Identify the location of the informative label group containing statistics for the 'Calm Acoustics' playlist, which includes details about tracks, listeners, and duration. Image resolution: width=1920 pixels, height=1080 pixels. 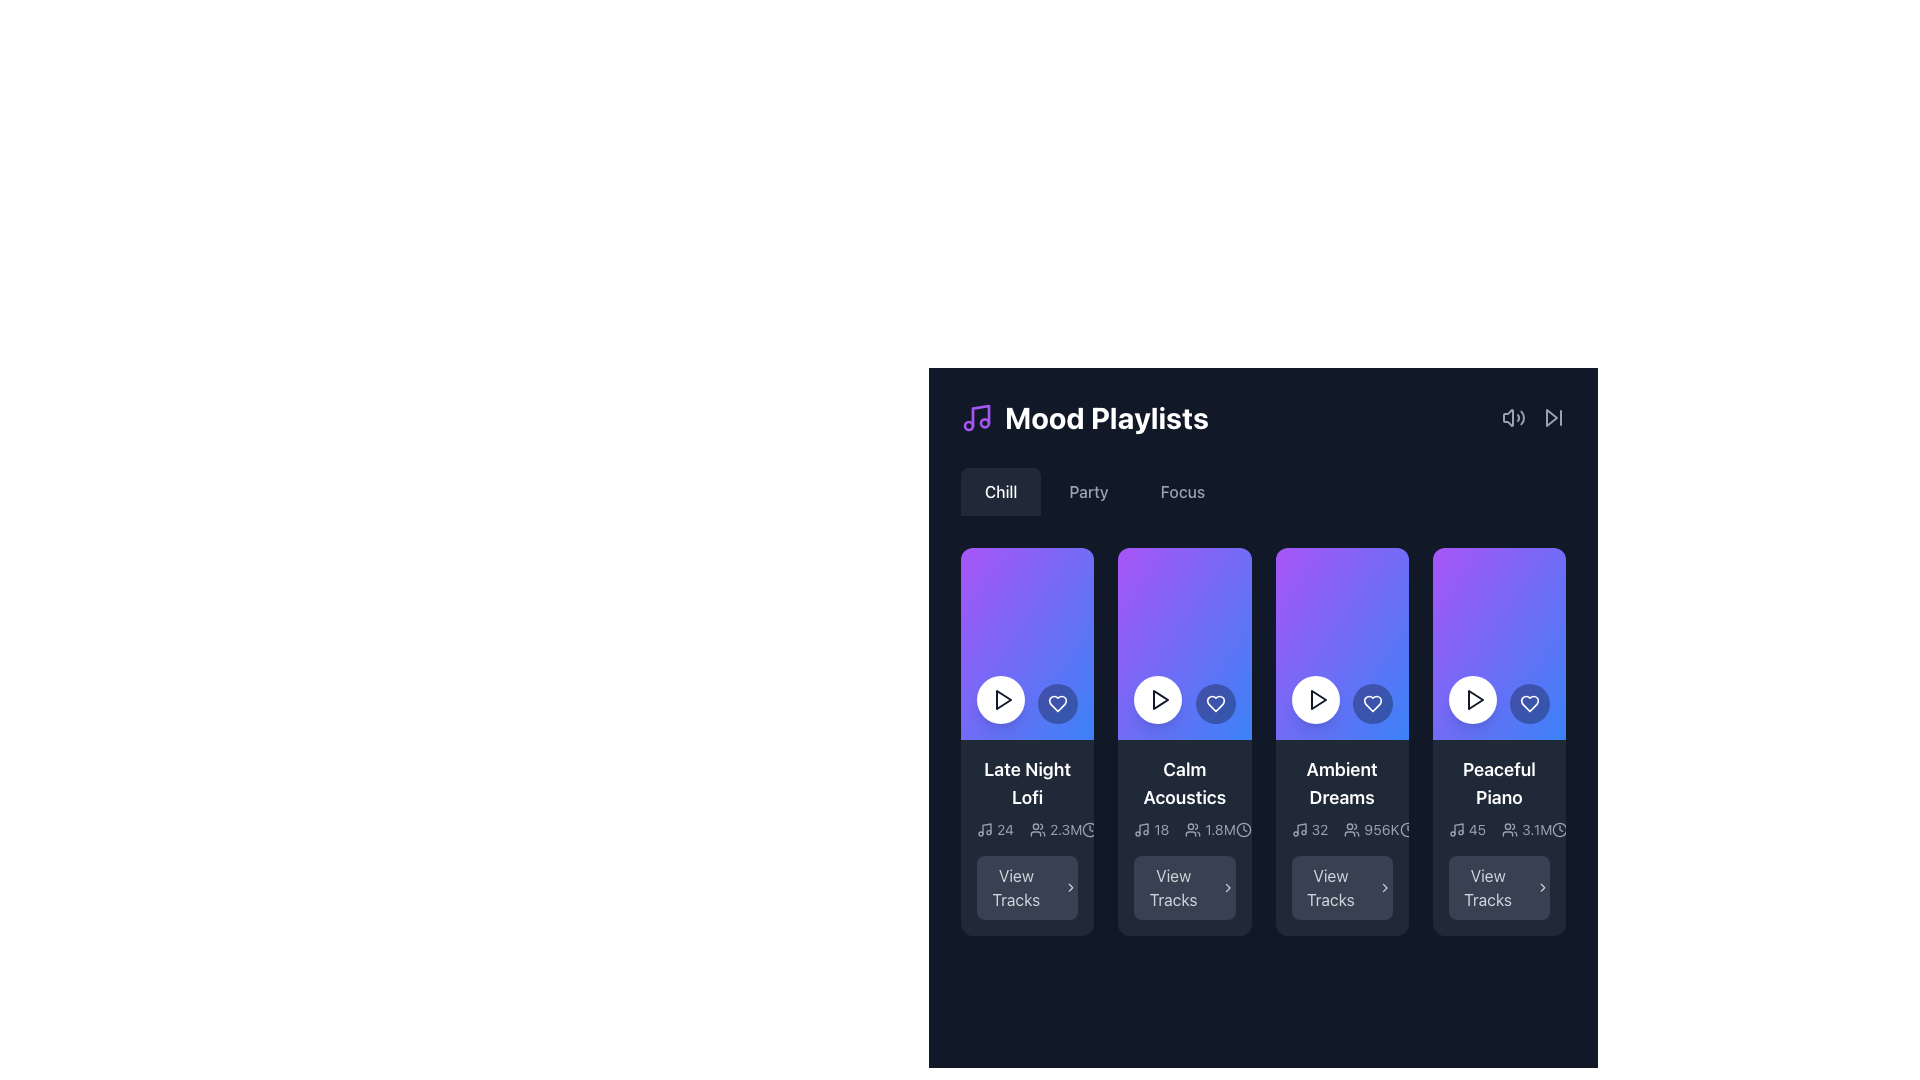
(1184, 837).